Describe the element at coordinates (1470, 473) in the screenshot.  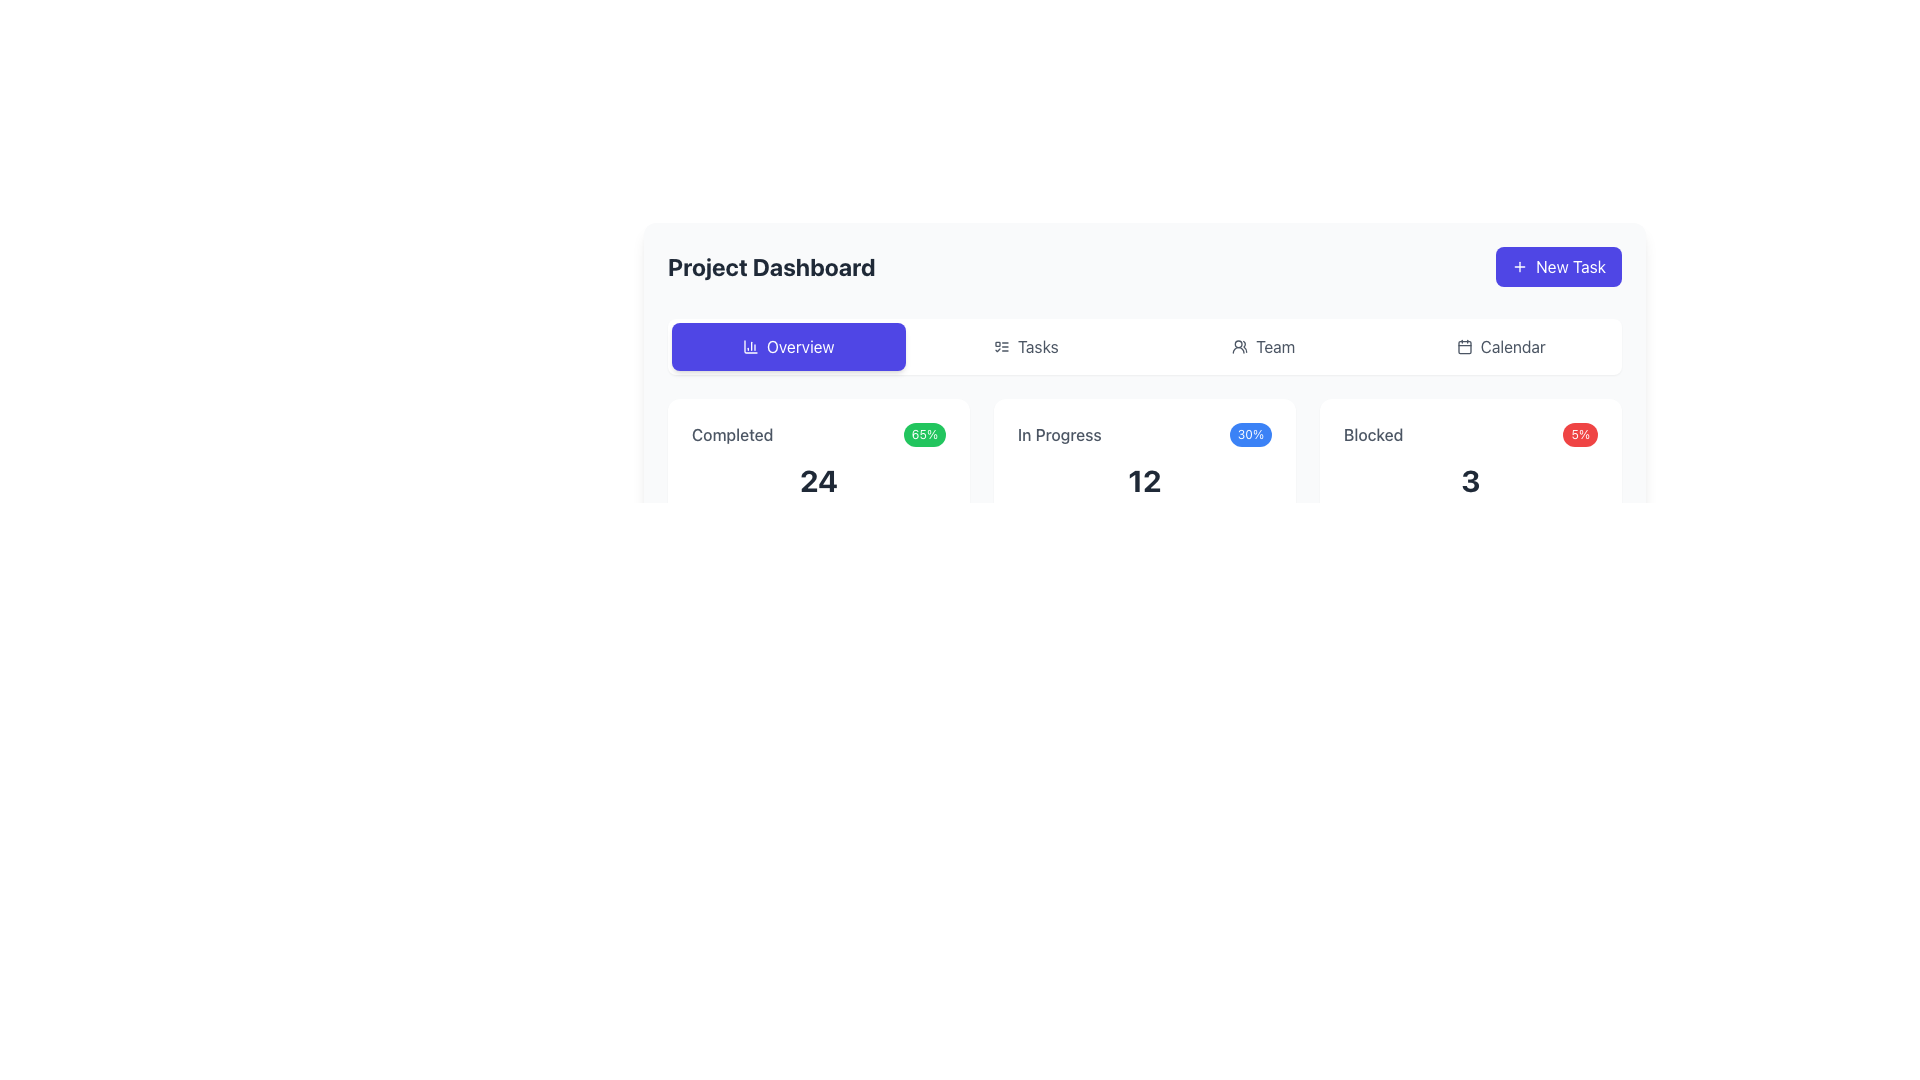
I see `the Informational card that summarizes 'Blocked' items, which is positioned as the third card in a row of three, located to the far right` at that location.